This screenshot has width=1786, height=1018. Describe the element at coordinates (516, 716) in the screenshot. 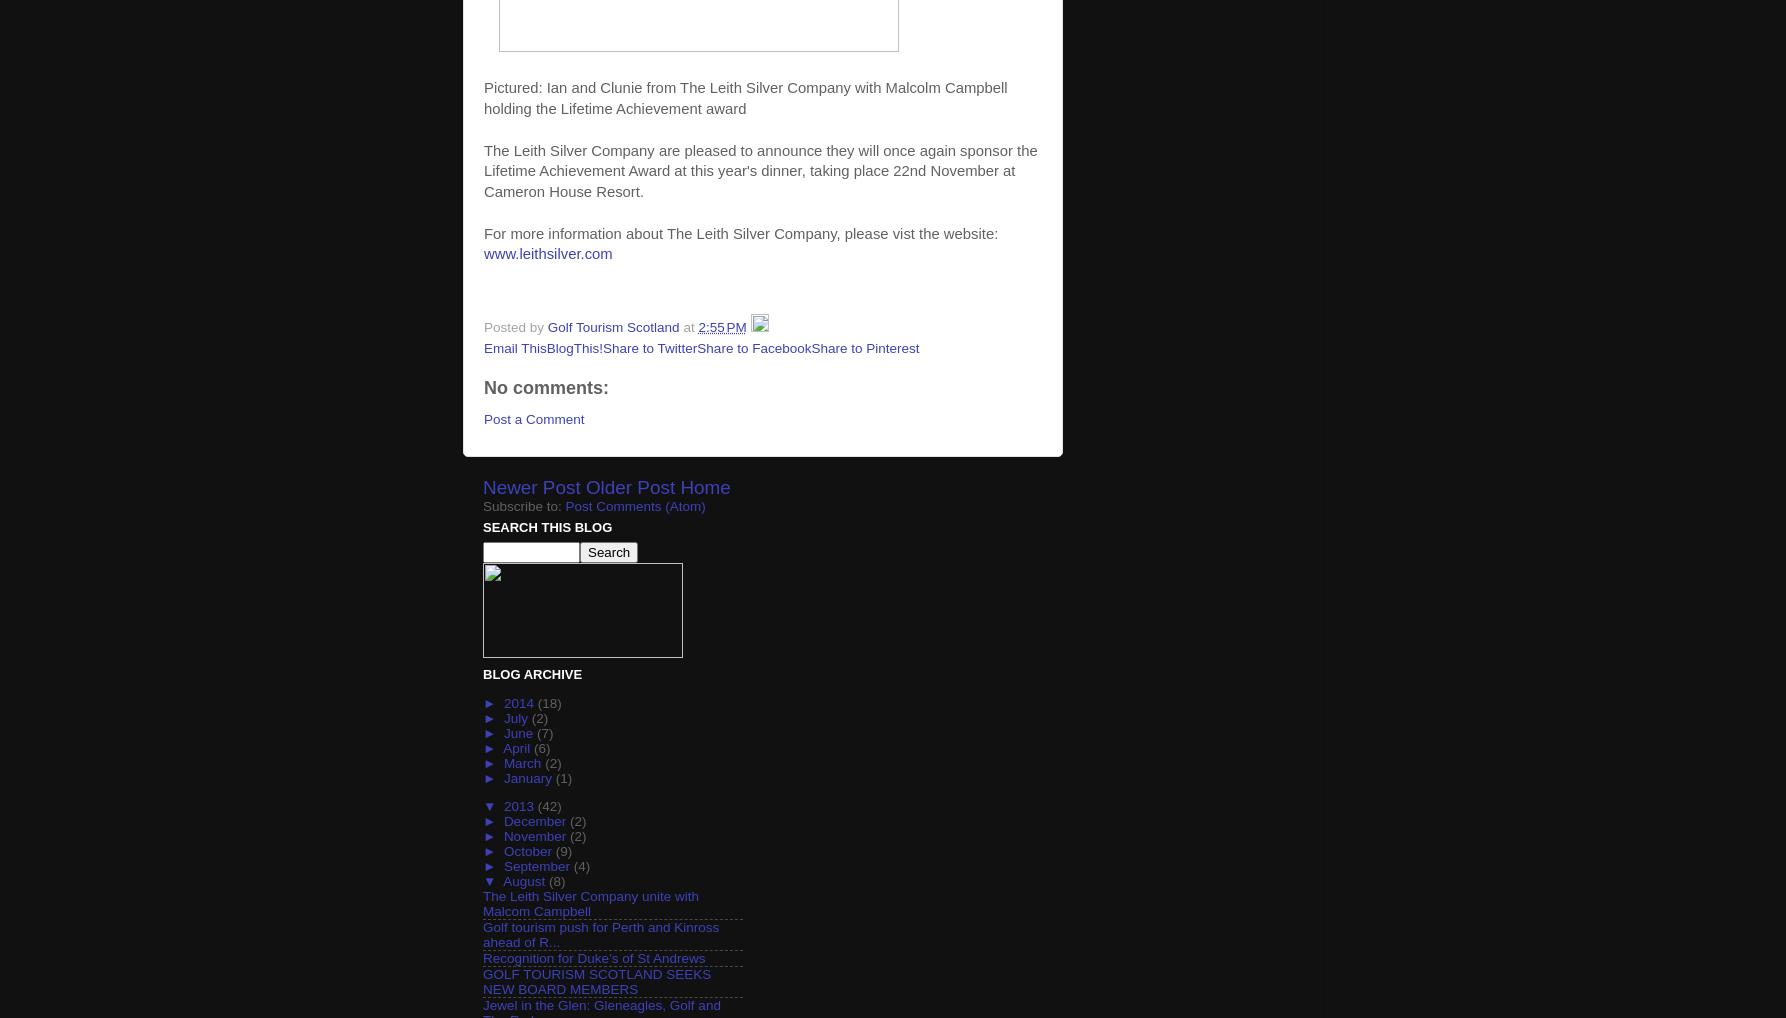

I see `'July'` at that location.